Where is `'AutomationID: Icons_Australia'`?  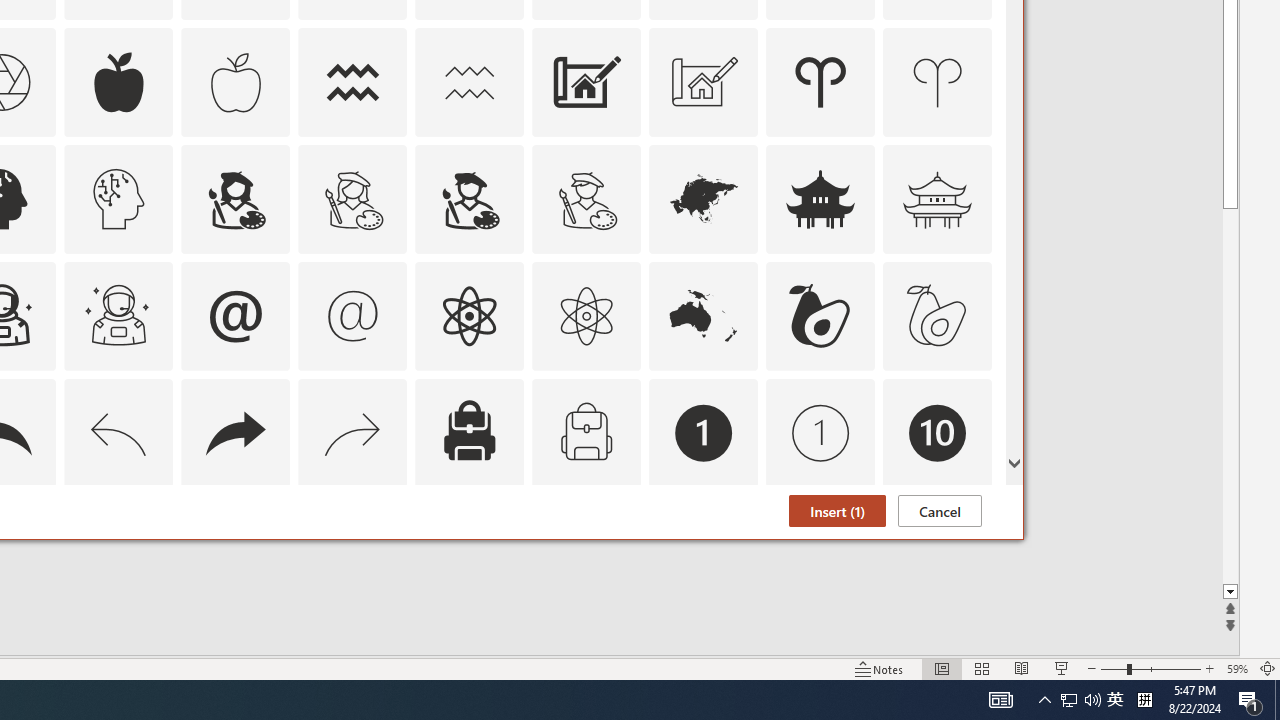
'AutomationID: Icons_Australia' is located at coordinates (704, 315).